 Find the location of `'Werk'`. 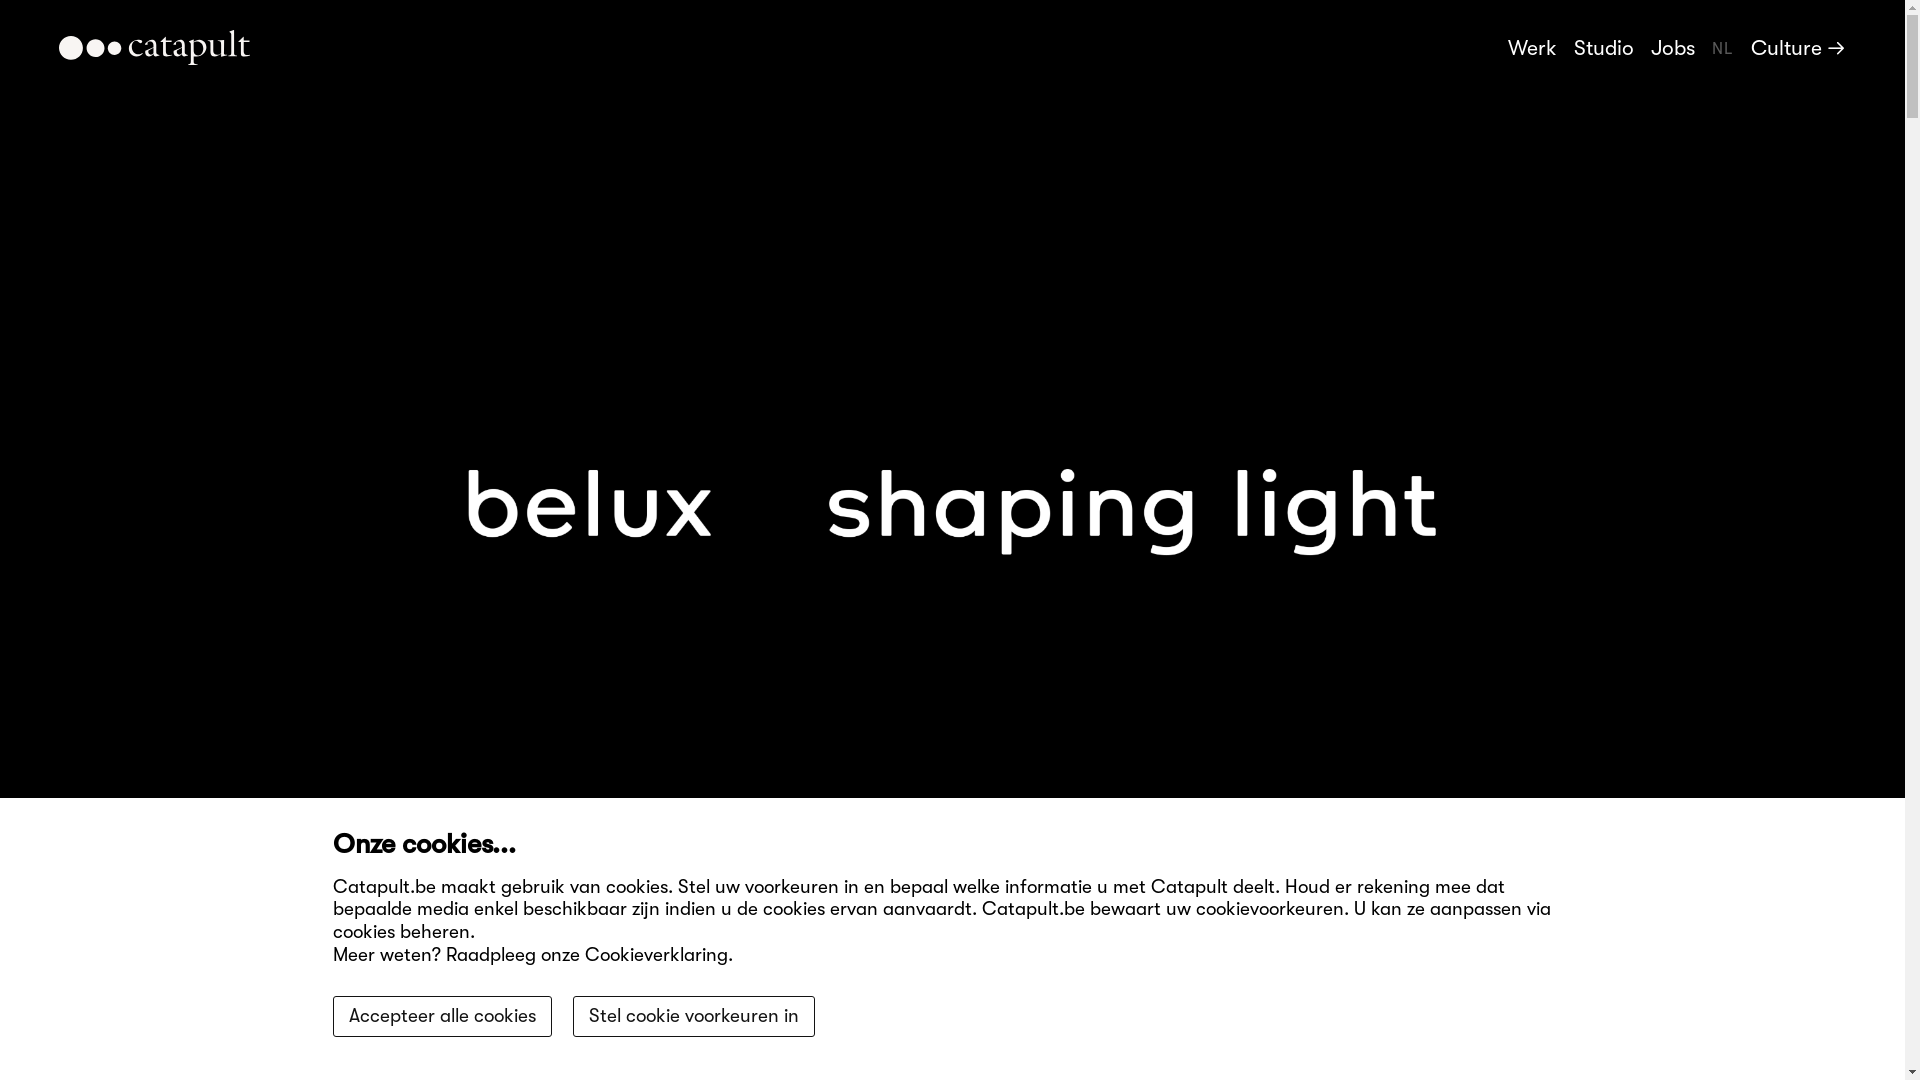

'Werk' is located at coordinates (1507, 46).